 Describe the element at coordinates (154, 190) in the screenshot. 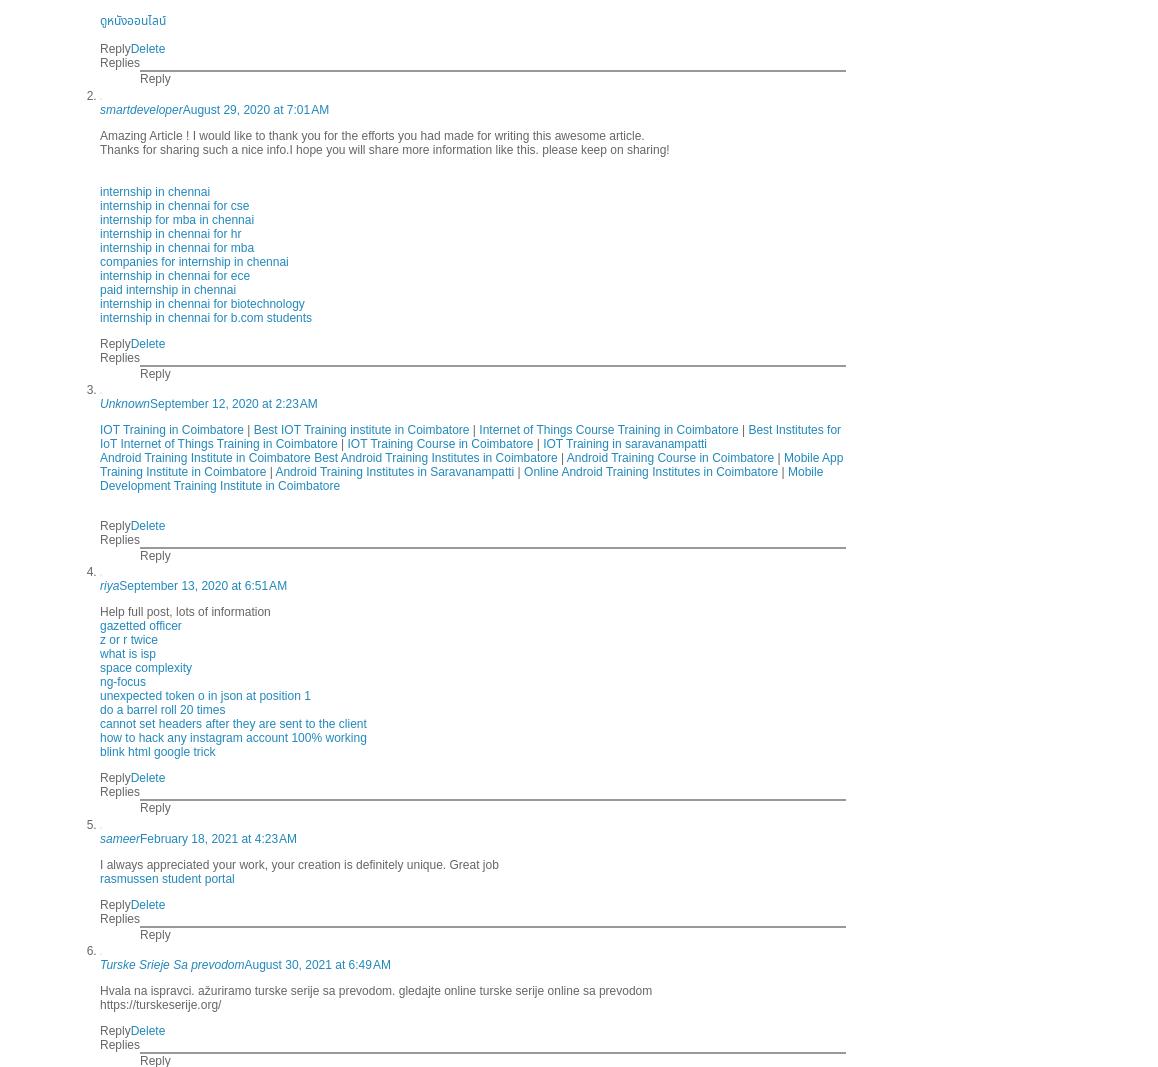

I see `'internship in chennai'` at that location.